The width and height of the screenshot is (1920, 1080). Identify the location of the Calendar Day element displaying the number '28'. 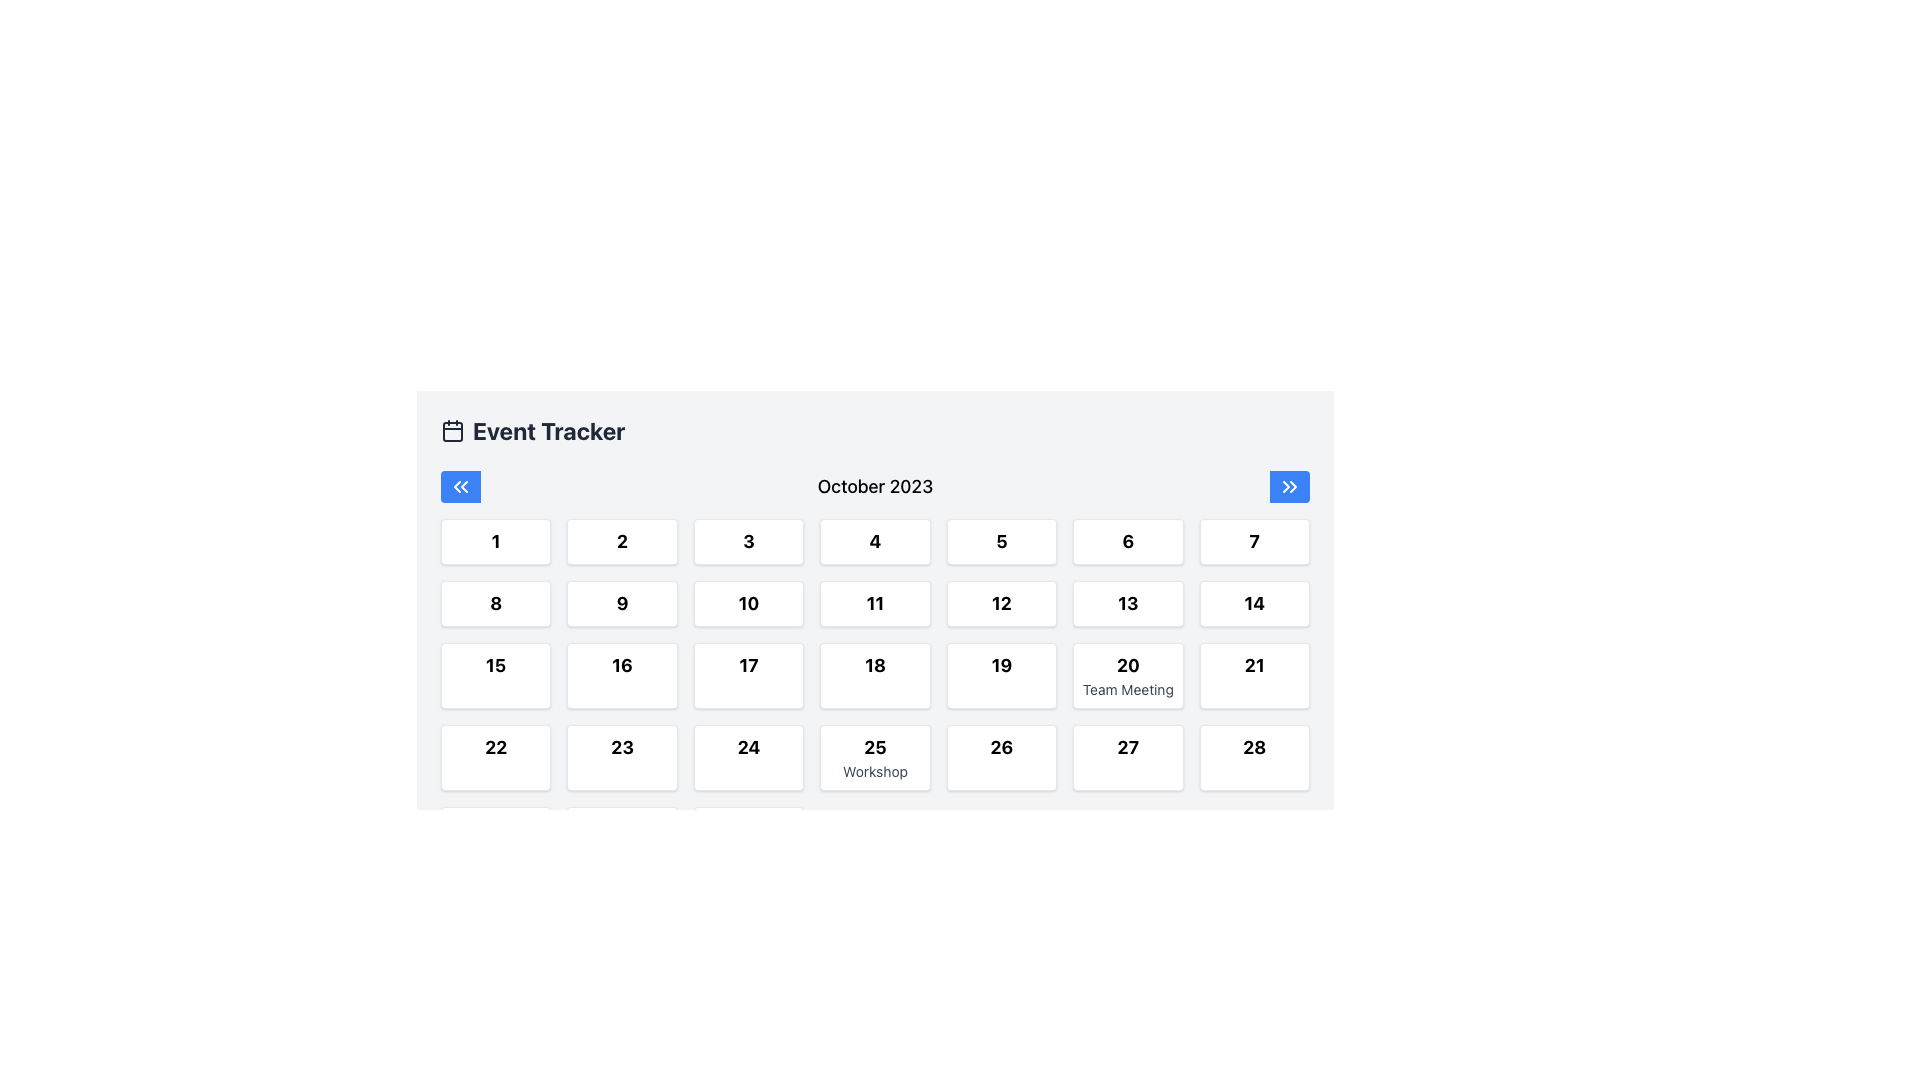
(1253, 758).